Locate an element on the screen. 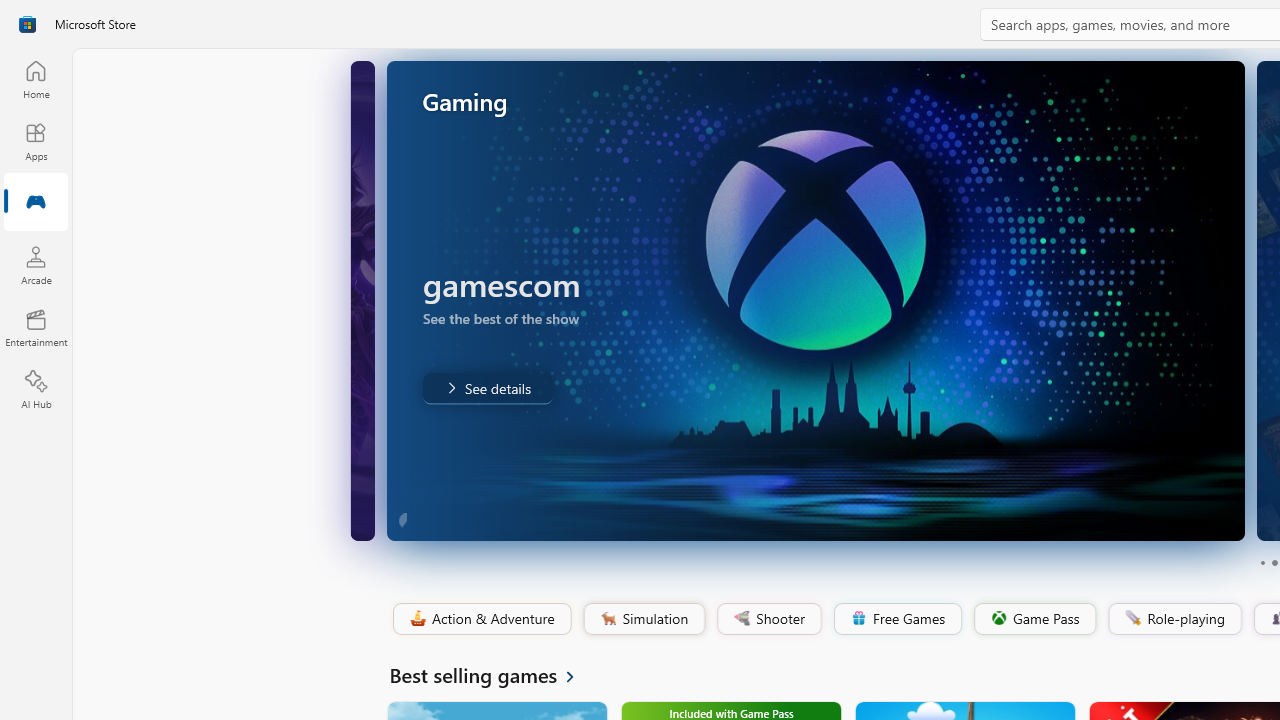 The height and width of the screenshot is (720, 1280). 'Role-playing' is located at coordinates (1175, 618).